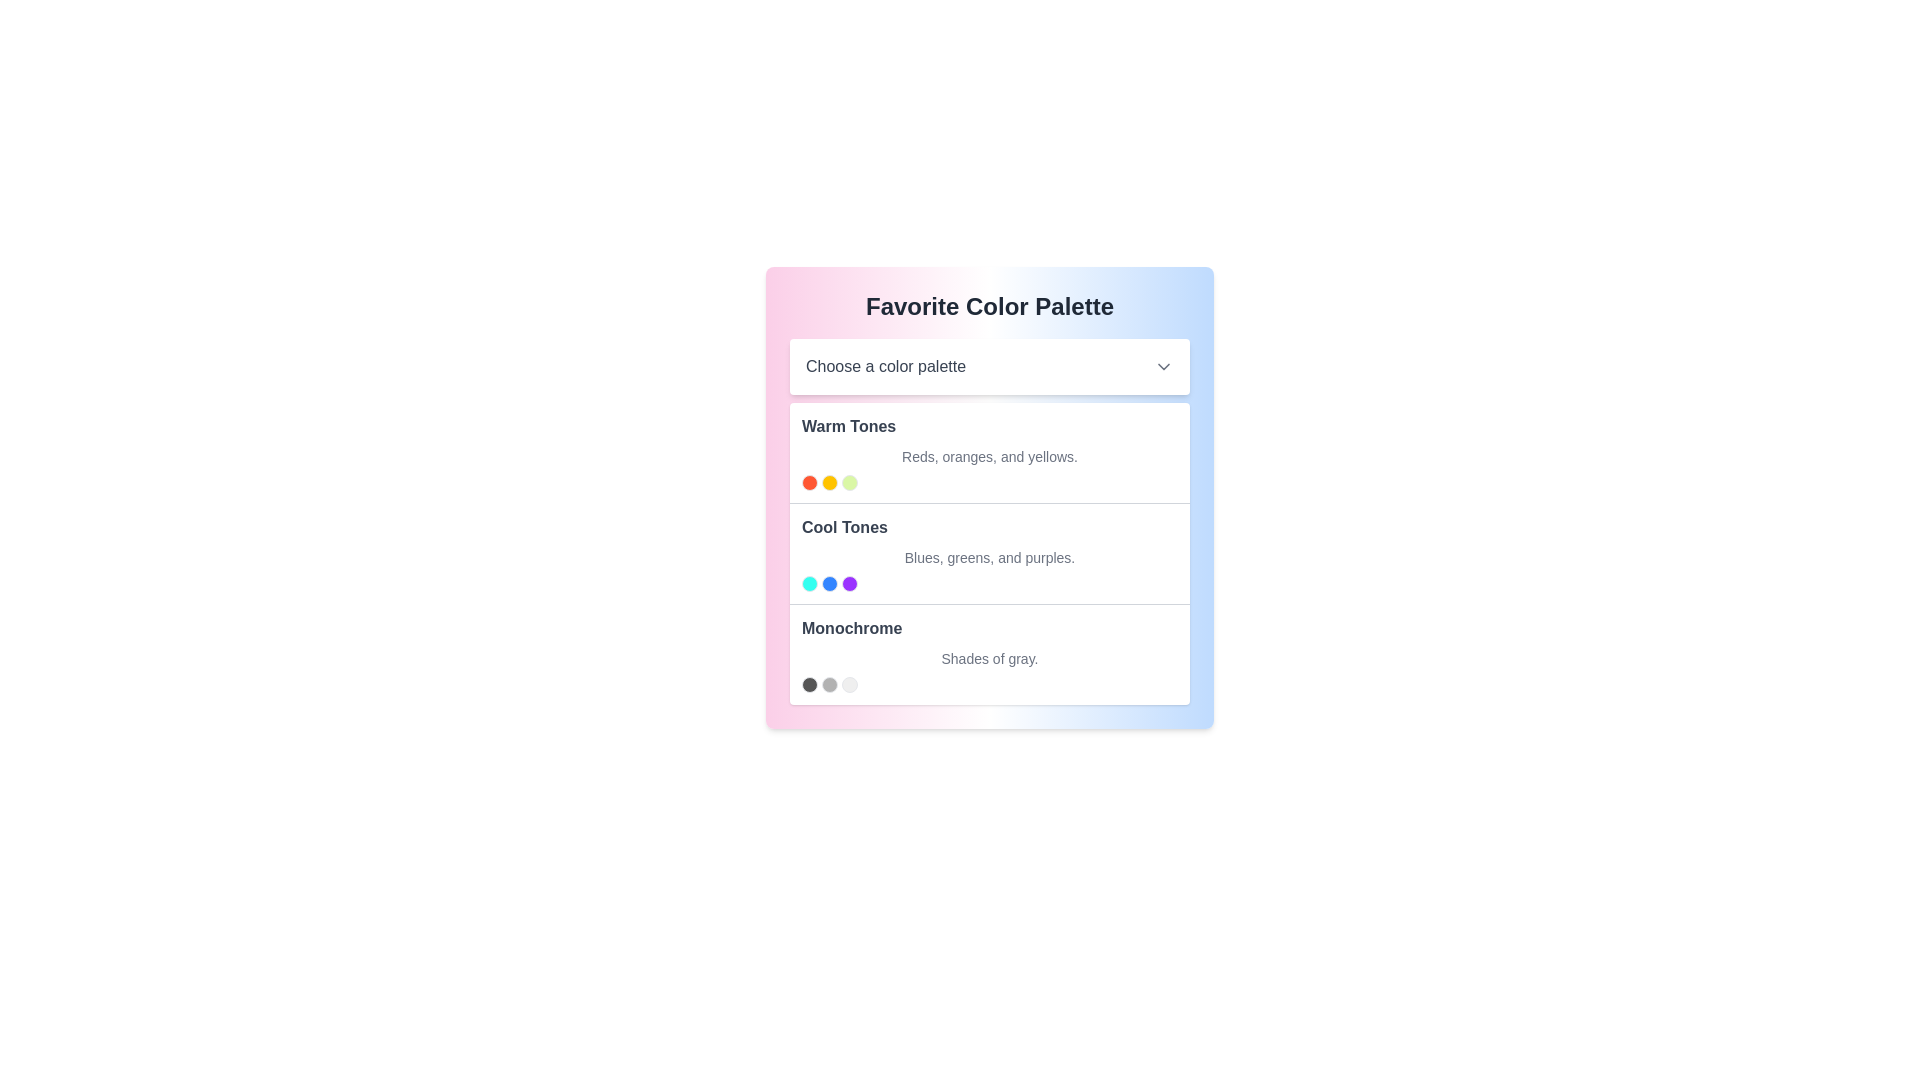 The height and width of the screenshot is (1080, 1920). Describe the element at coordinates (989, 452) in the screenshot. I see `the first selectable option in the 'Favorite Color Palette' drop-down menu, which represents warm tones including reds, oranges, and yellows` at that location.